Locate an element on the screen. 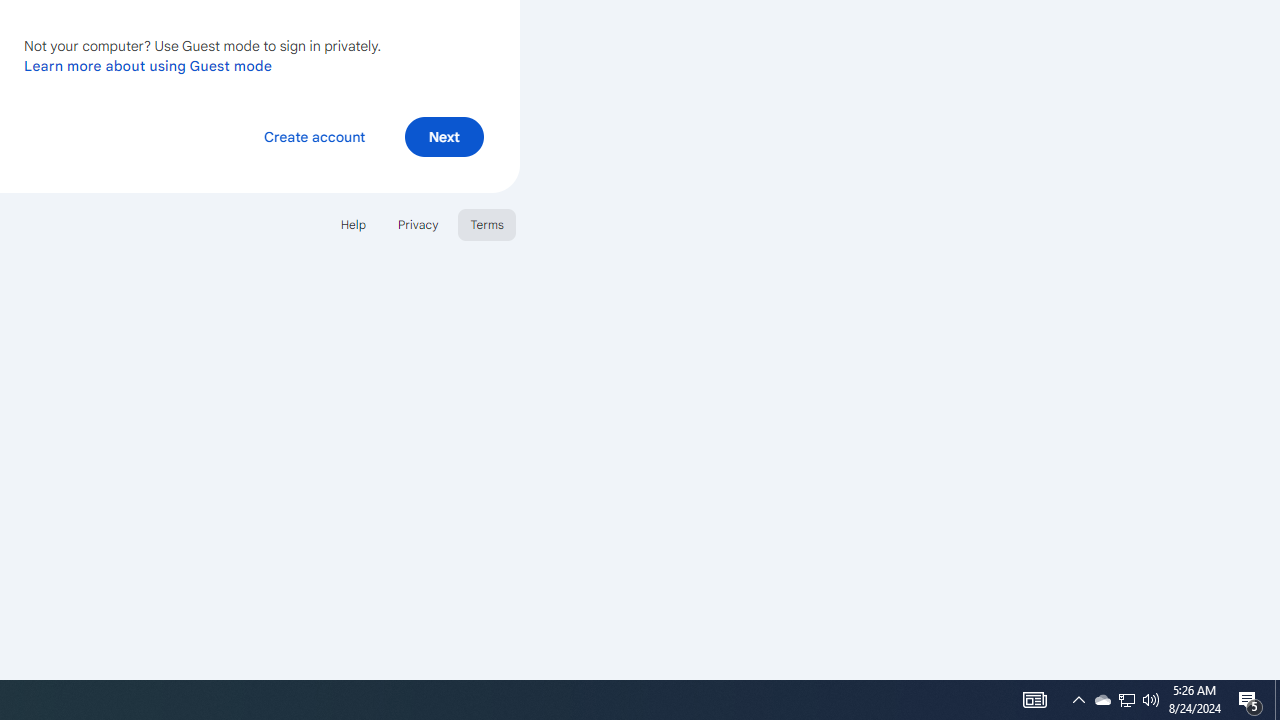  'Learn more about using Guest mode' is located at coordinates (147, 64).